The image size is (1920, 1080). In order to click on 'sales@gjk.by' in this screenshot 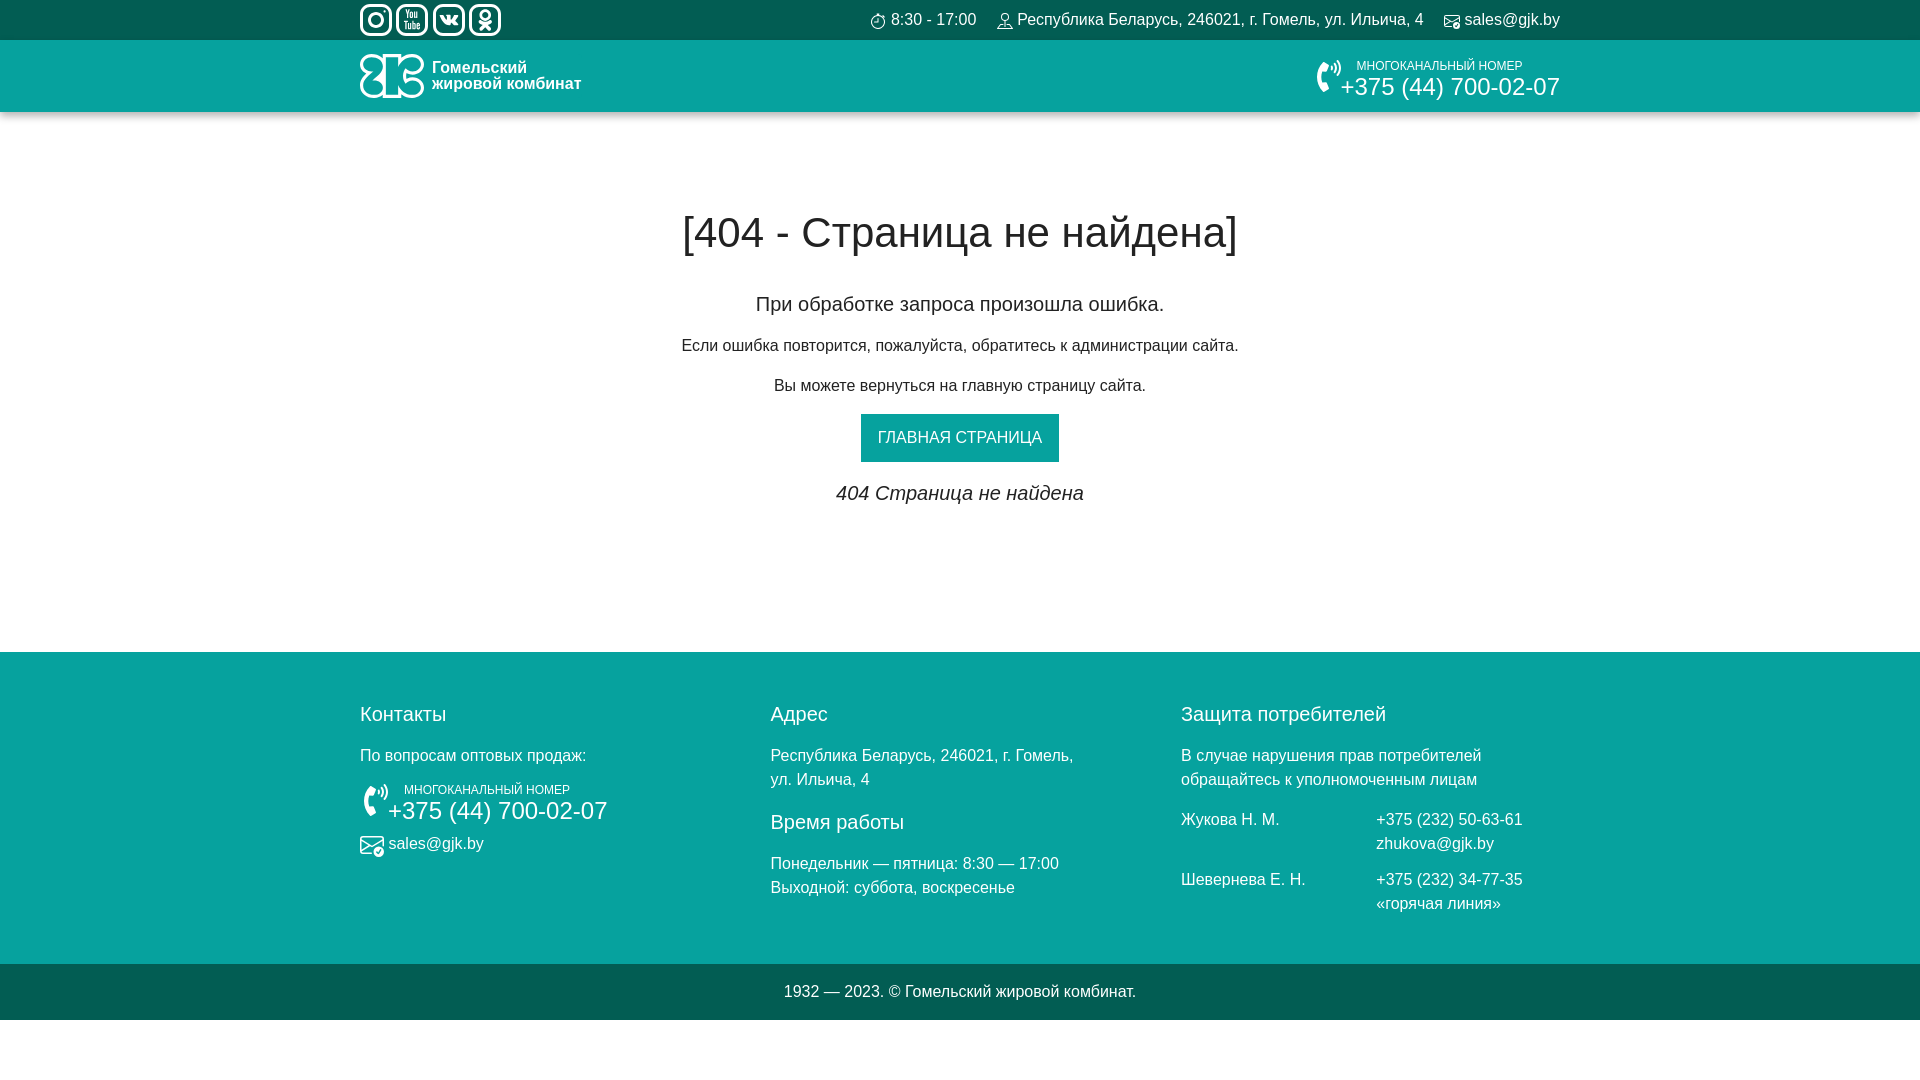, I will do `click(1444, 19)`.